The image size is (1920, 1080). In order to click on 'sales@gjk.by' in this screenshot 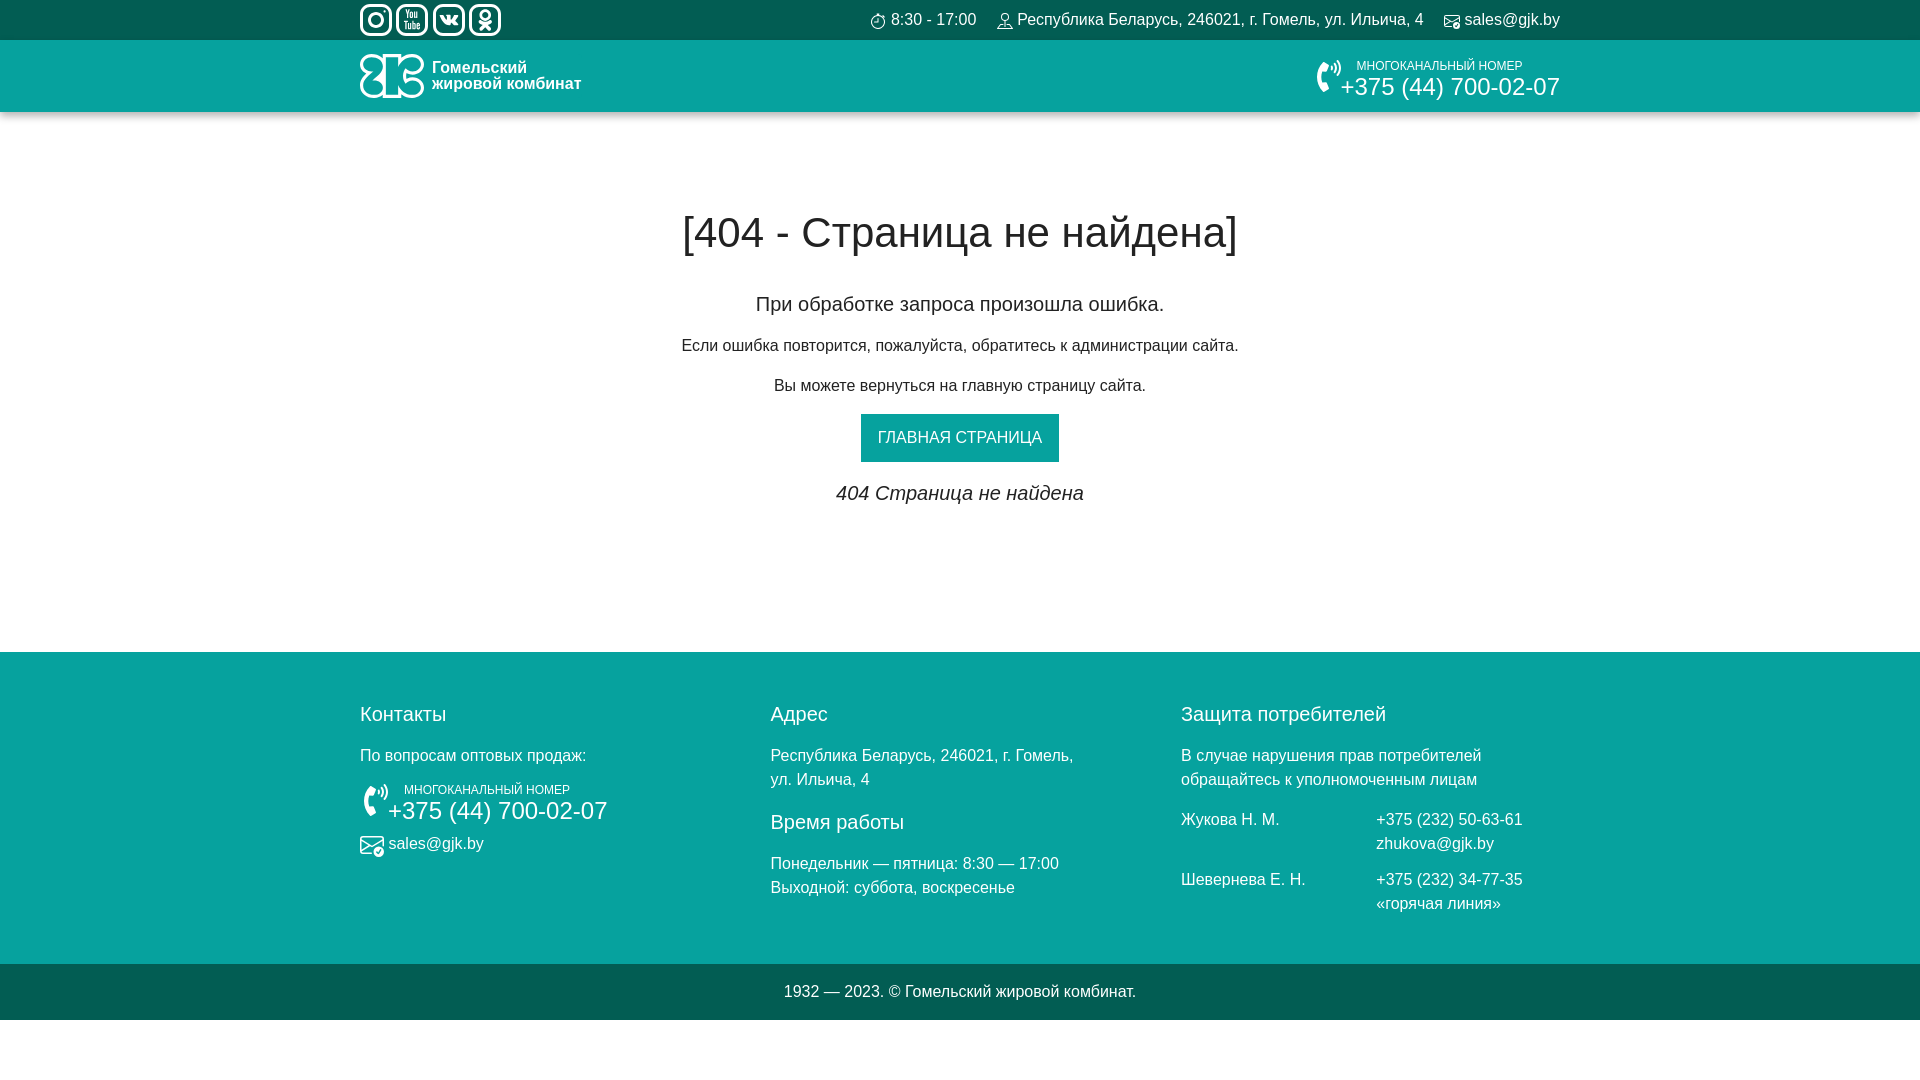, I will do `click(1444, 19)`.